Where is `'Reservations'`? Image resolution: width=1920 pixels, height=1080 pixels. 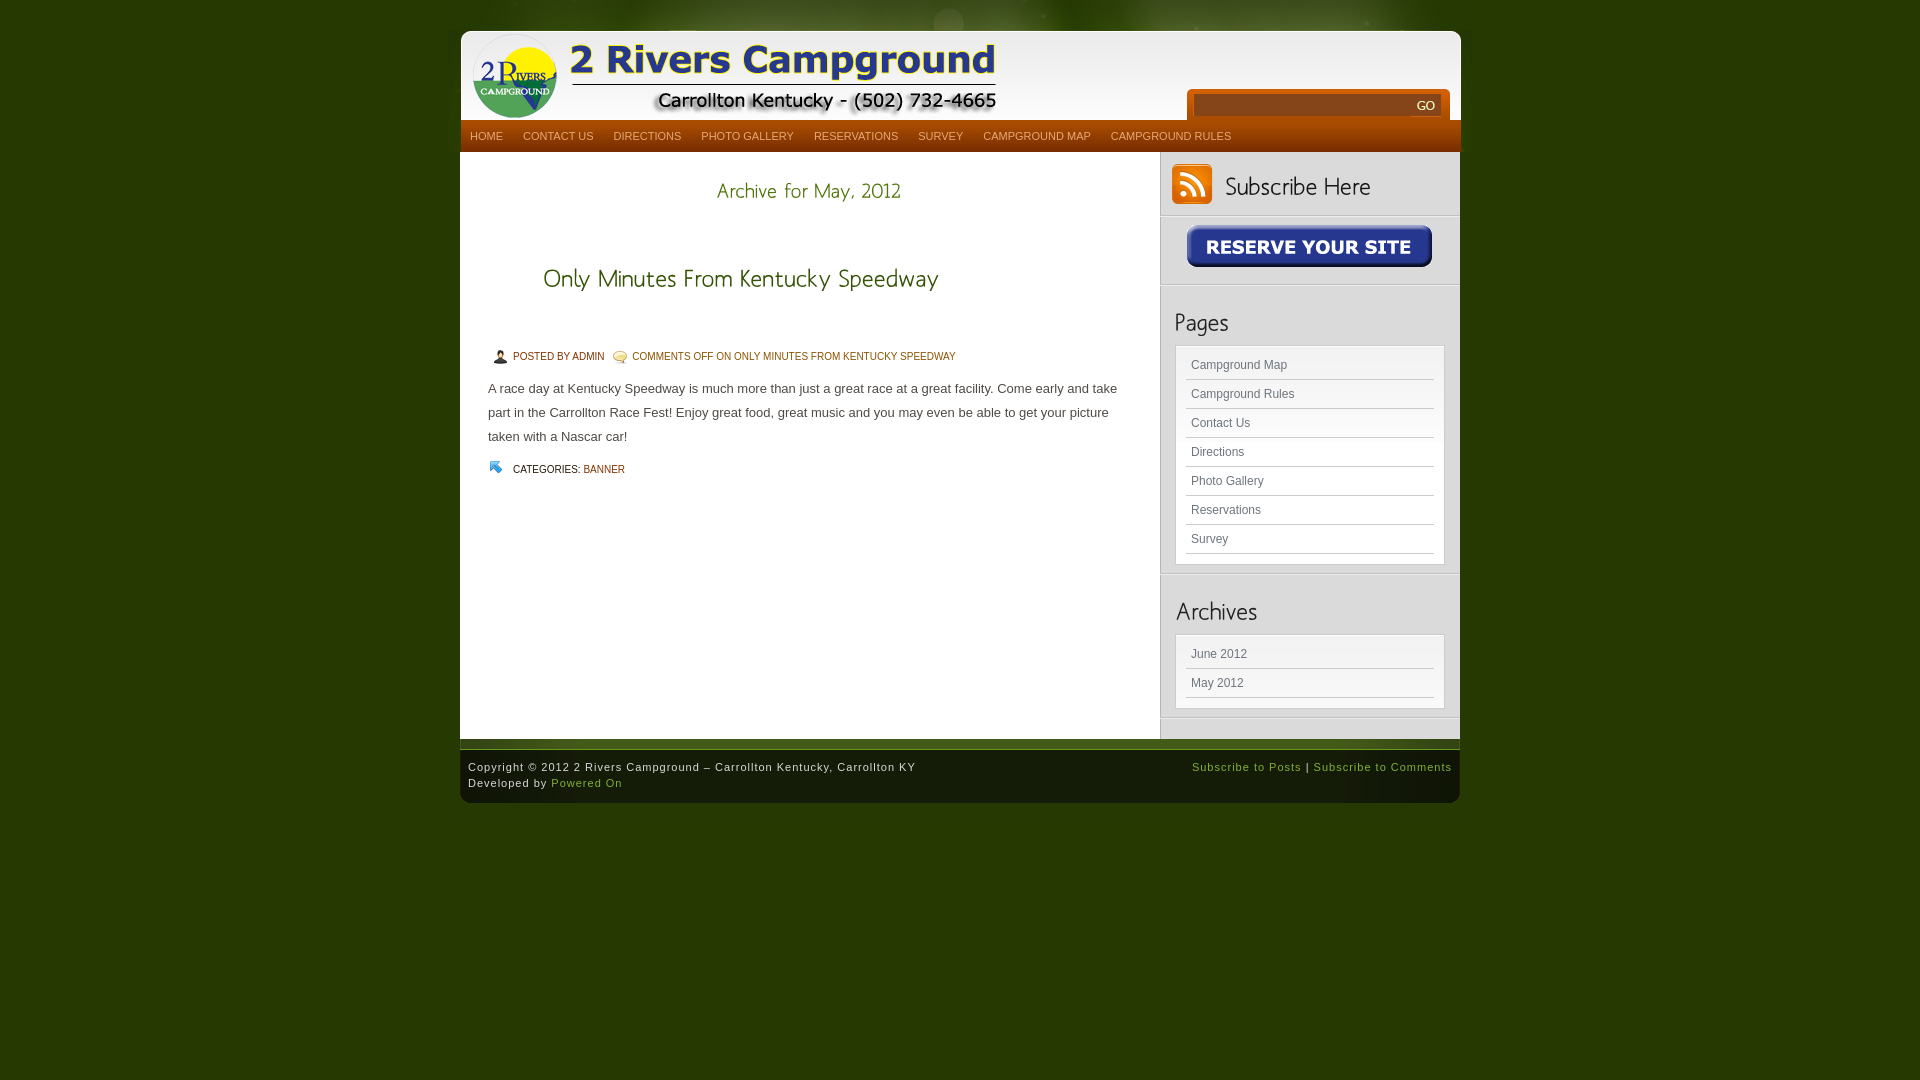
'Reservations' is located at coordinates (1310, 509).